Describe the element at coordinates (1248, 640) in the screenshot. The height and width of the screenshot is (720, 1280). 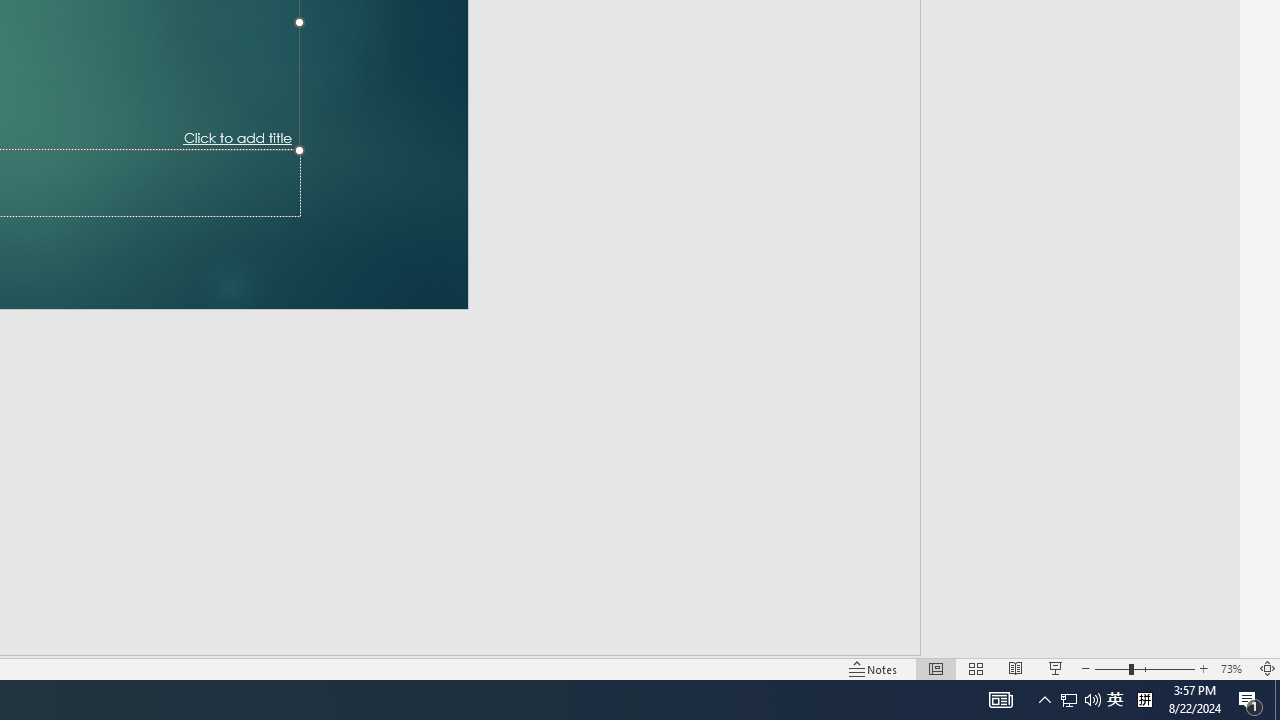
I see `'Zoom 75%'` at that location.